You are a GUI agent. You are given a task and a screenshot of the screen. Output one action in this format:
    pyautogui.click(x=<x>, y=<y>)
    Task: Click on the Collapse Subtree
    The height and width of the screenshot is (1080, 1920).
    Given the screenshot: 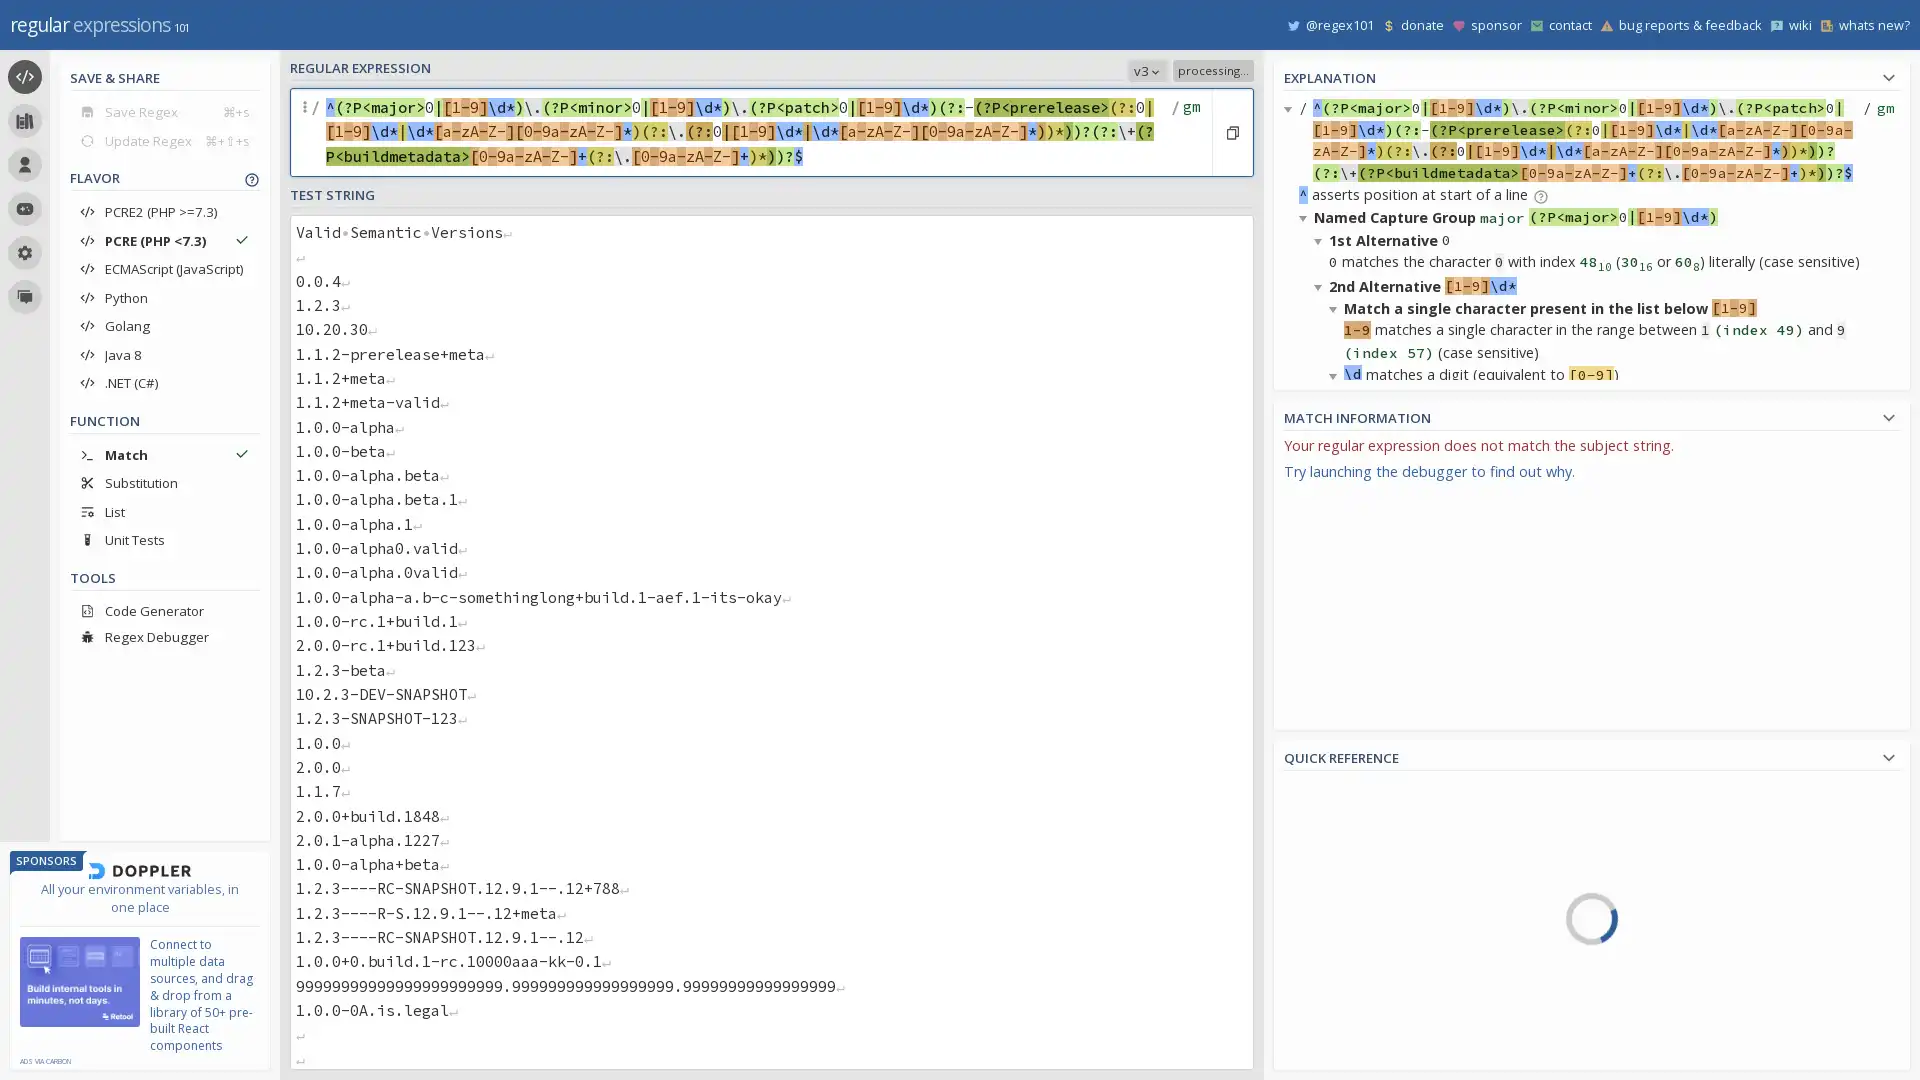 What is the action you would take?
    pyautogui.click(x=1306, y=217)
    